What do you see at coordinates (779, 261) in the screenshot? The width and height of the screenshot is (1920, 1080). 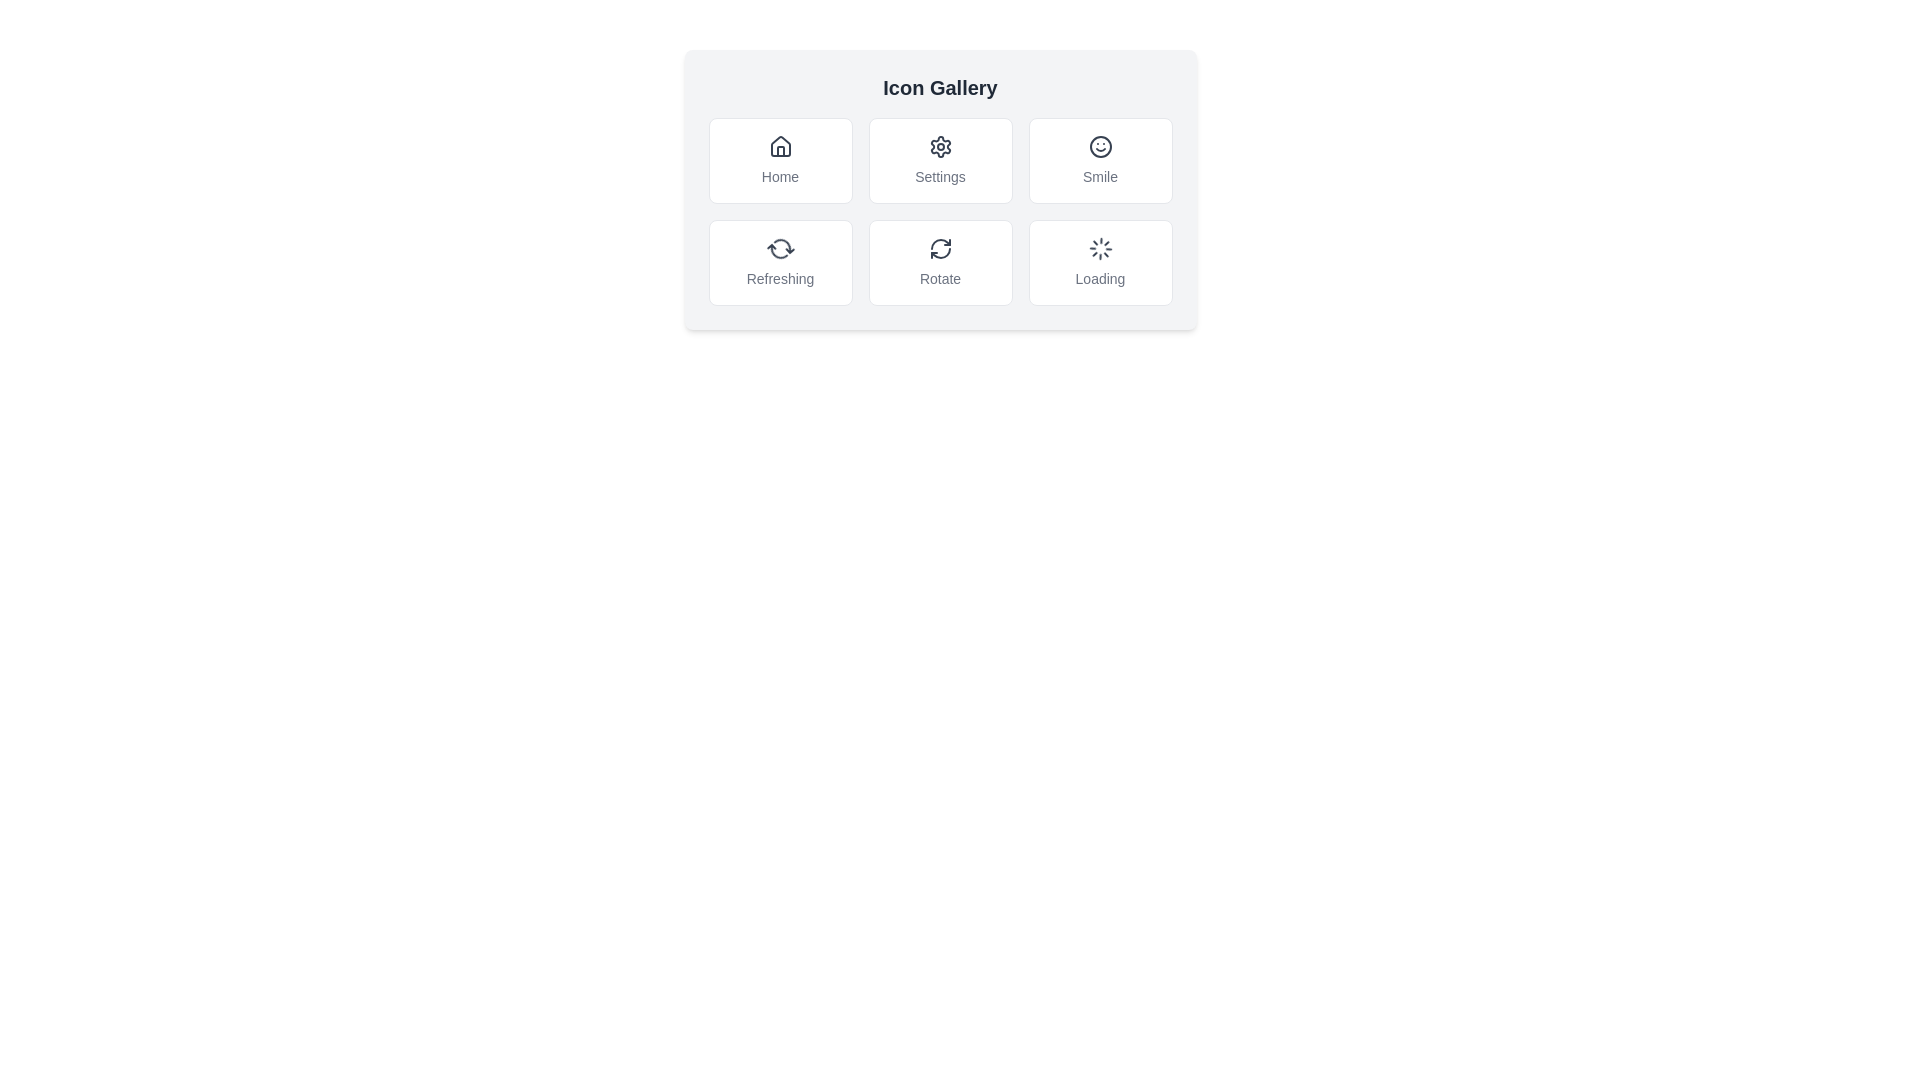 I see `the button labeled 'Refreshing' with a spinning circular arrow icon, located in the second row and first column of the 'Icon Gallery' grid` at bounding box center [779, 261].